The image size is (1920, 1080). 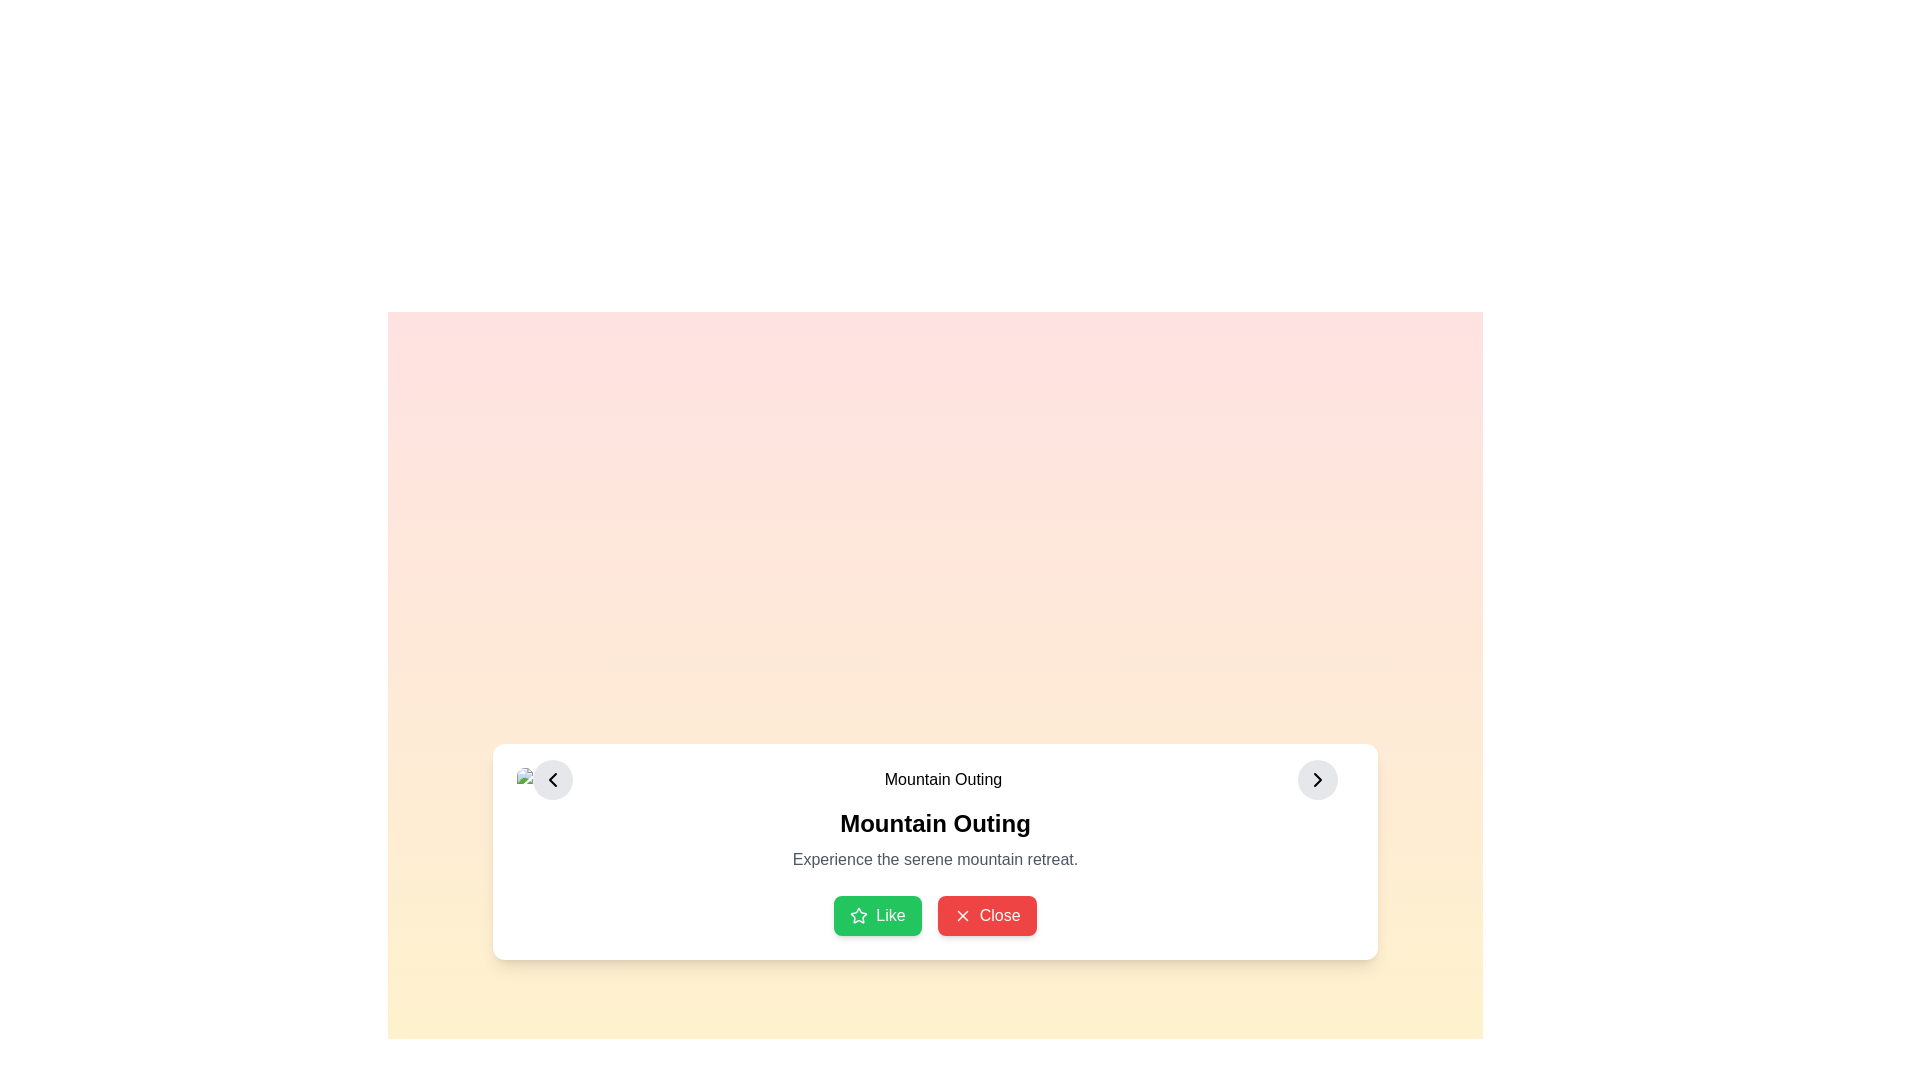 I want to click on text displayed in the Text Display element located directly under the title 'Mountain Outing.', so click(x=934, y=859).